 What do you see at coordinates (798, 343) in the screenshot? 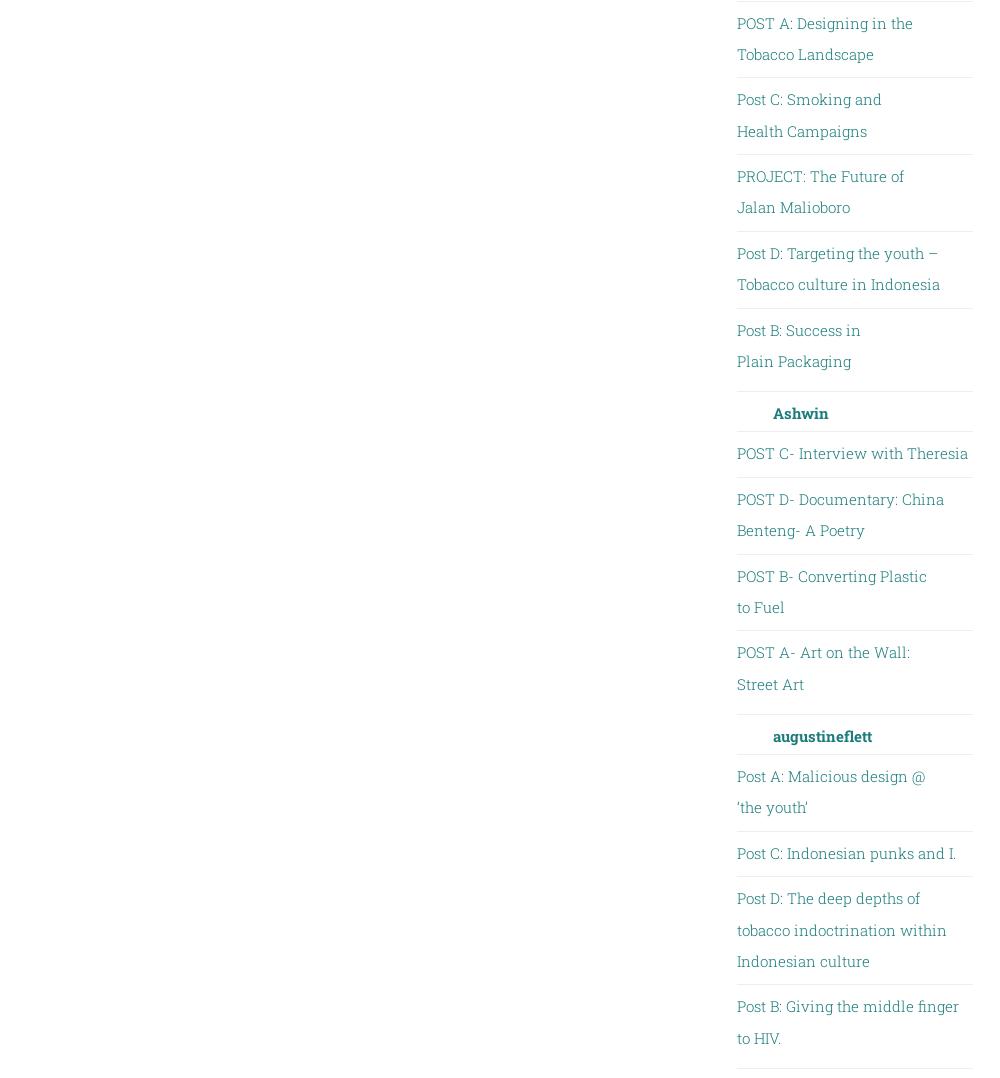
I see `'Post B: Success in Plain Packaging'` at bounding box center [798, 343].